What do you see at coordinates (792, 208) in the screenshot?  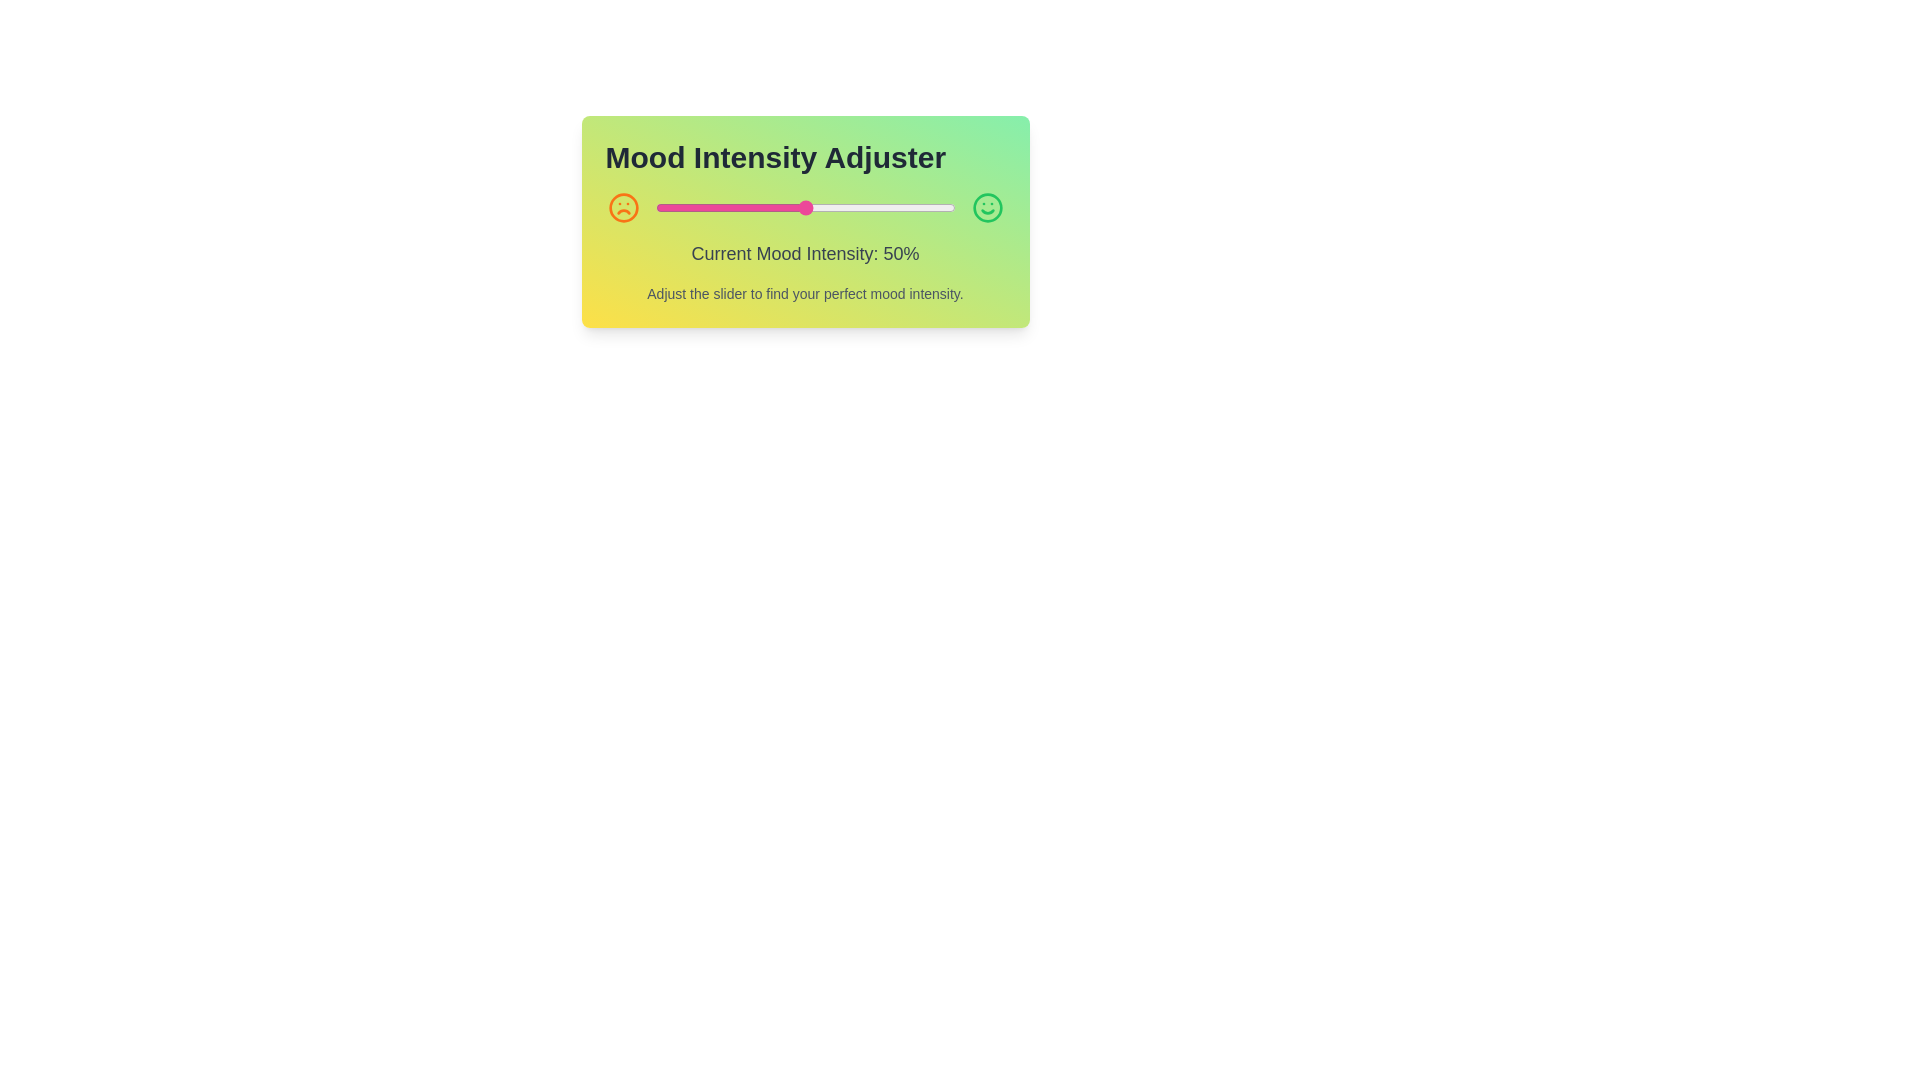 I see `the mood intensity slider to 46% by dragging the slider handle` at bounding box center [792, 208].